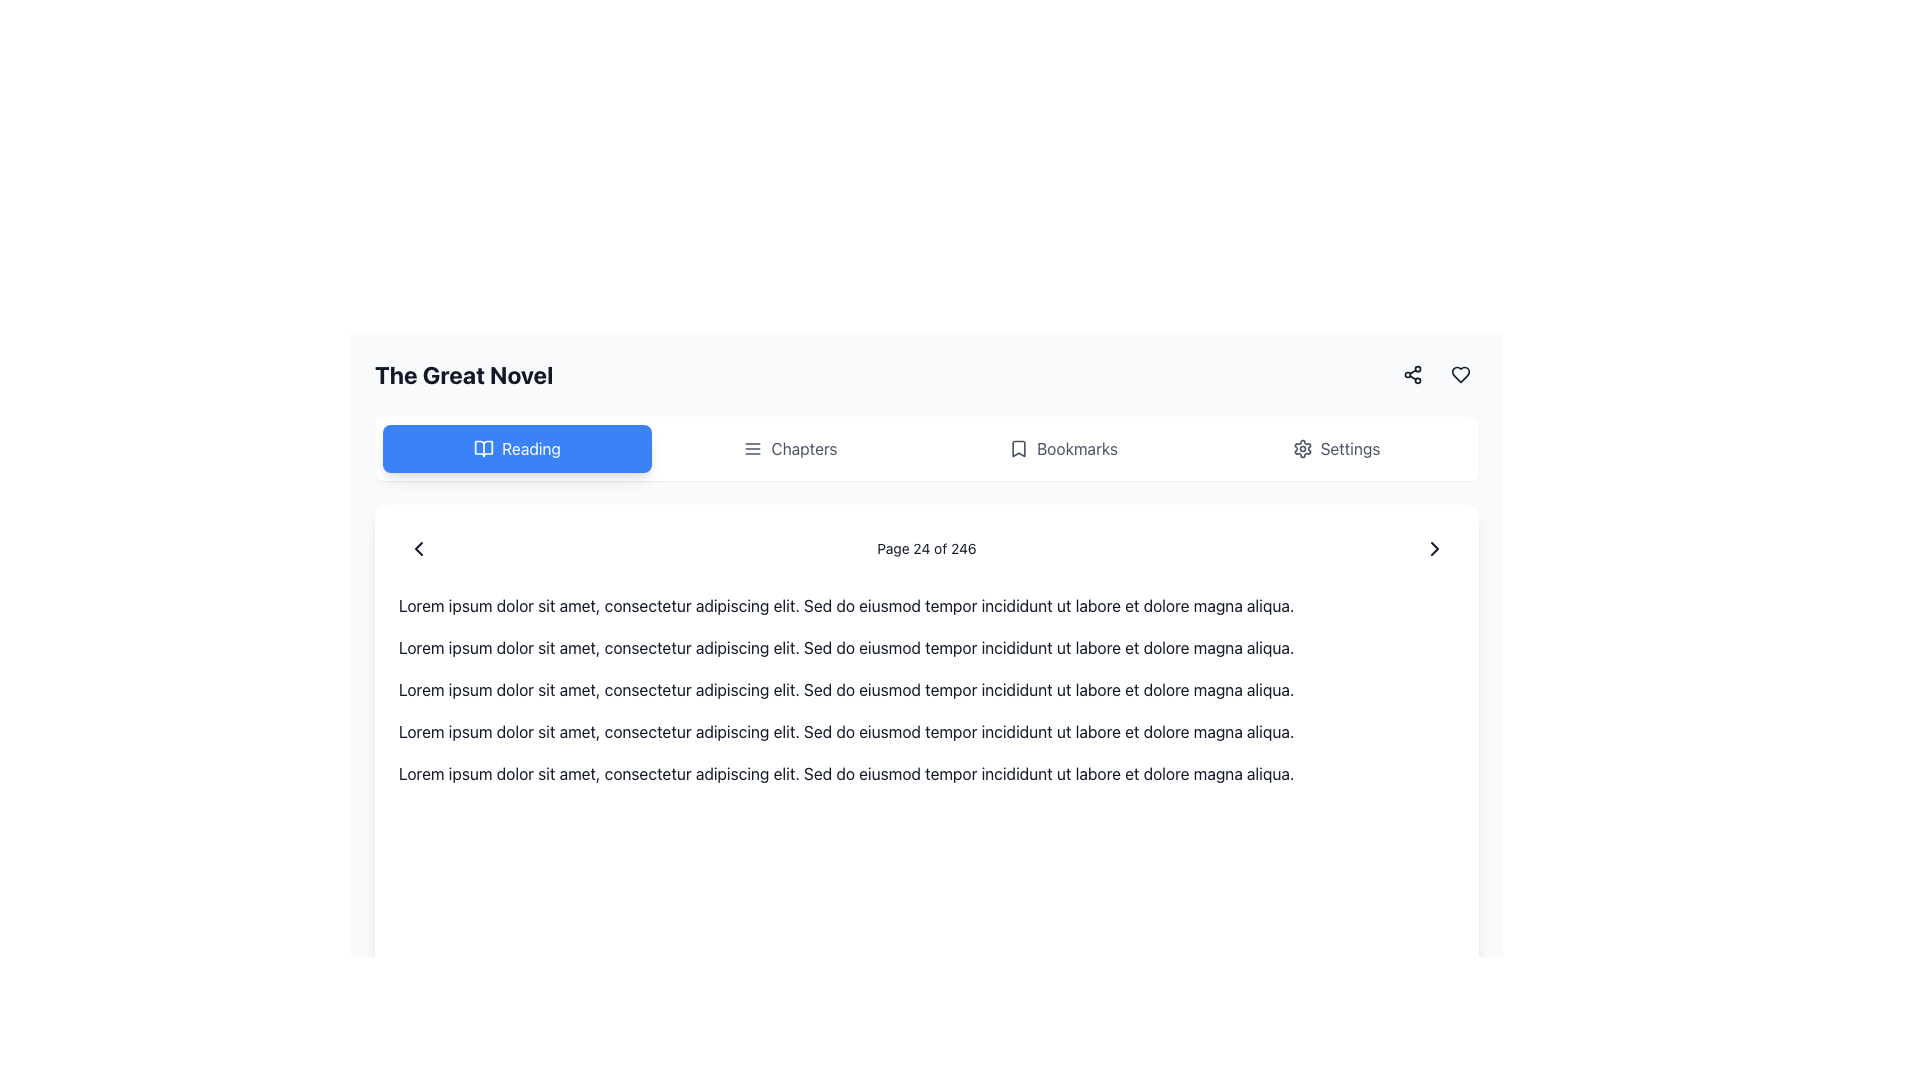 The image size is (1920, 1080). I want to click on the 'Bookmarks' button located in the horizontal navigation bar, positioned between the 'Chapters' and 'Settings' buttons, so click(1062, 447).